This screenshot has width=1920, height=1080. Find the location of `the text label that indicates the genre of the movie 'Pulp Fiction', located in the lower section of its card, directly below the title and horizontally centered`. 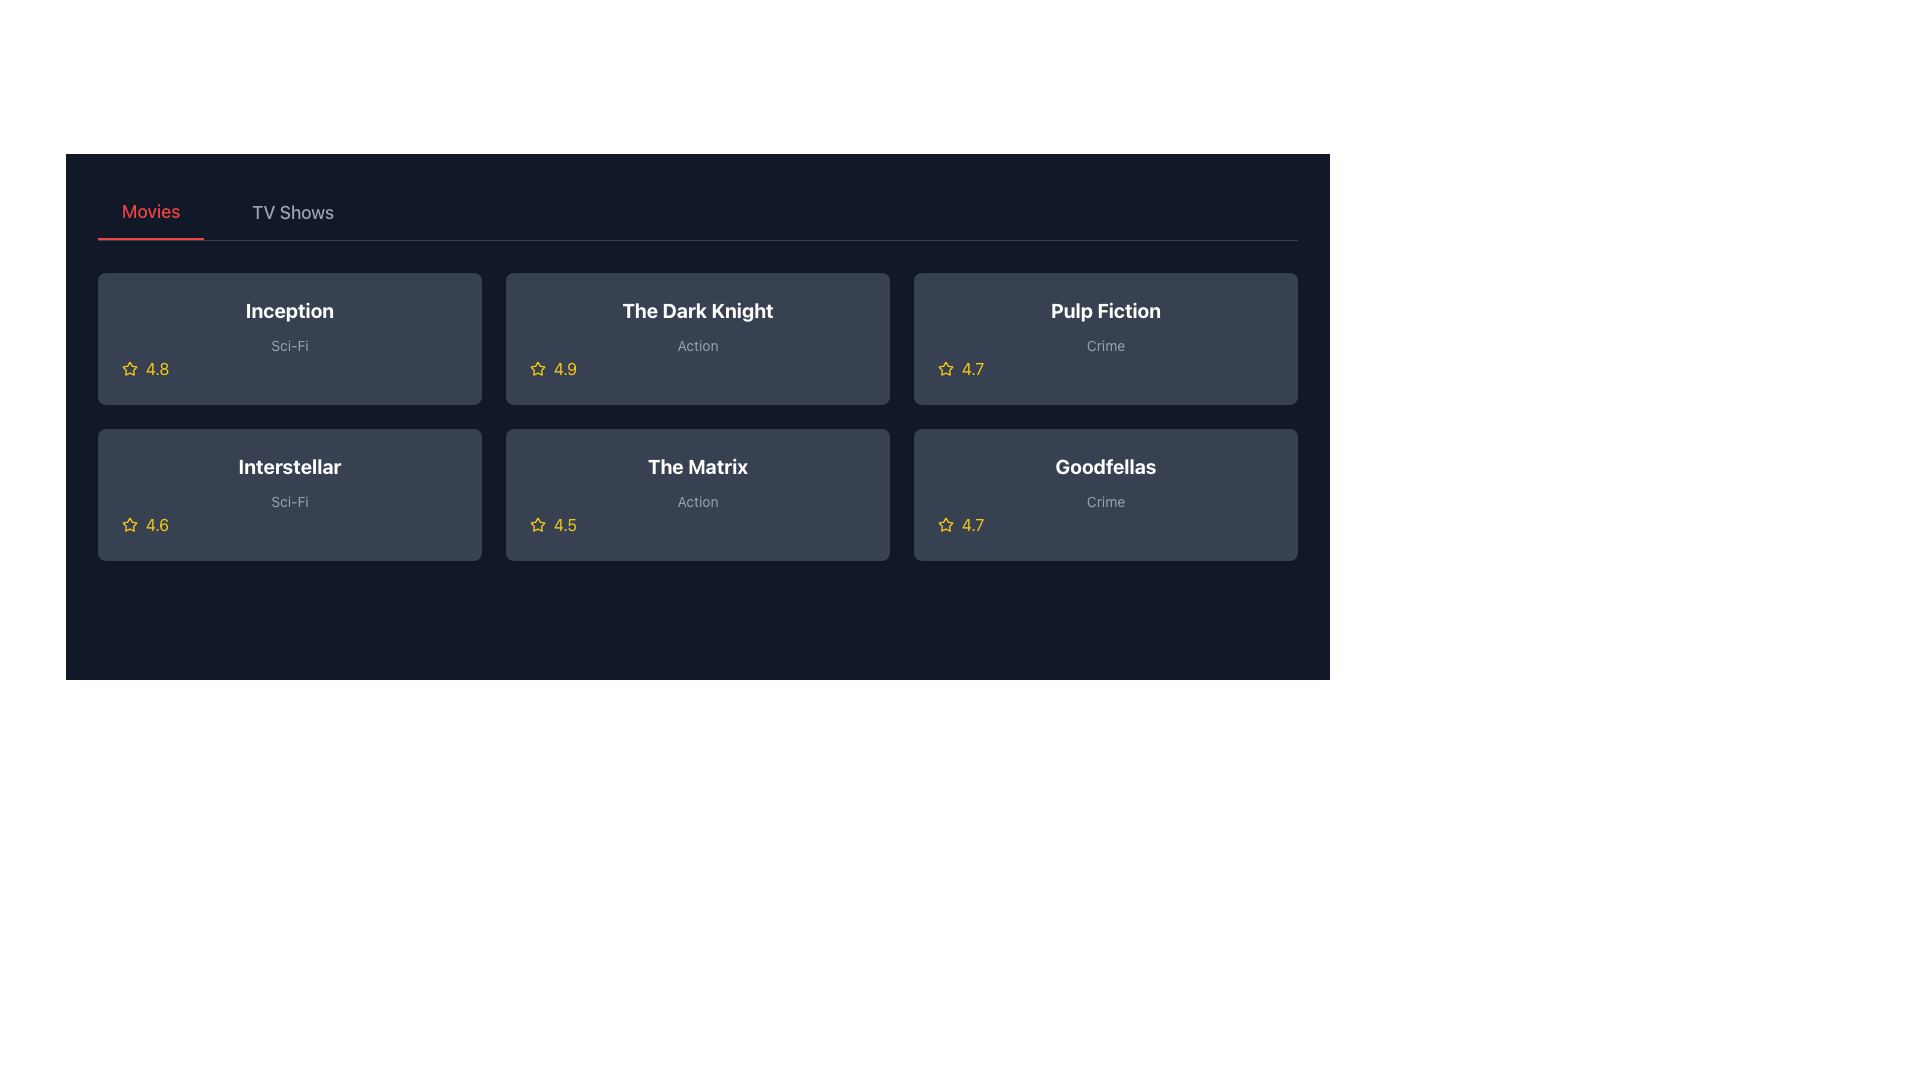

the text label that indicates the genre of the movie 'Pulp Fiction', located in the lower section of its card, directly below the title and horizontally centered is located at coordinates (1104, 344).